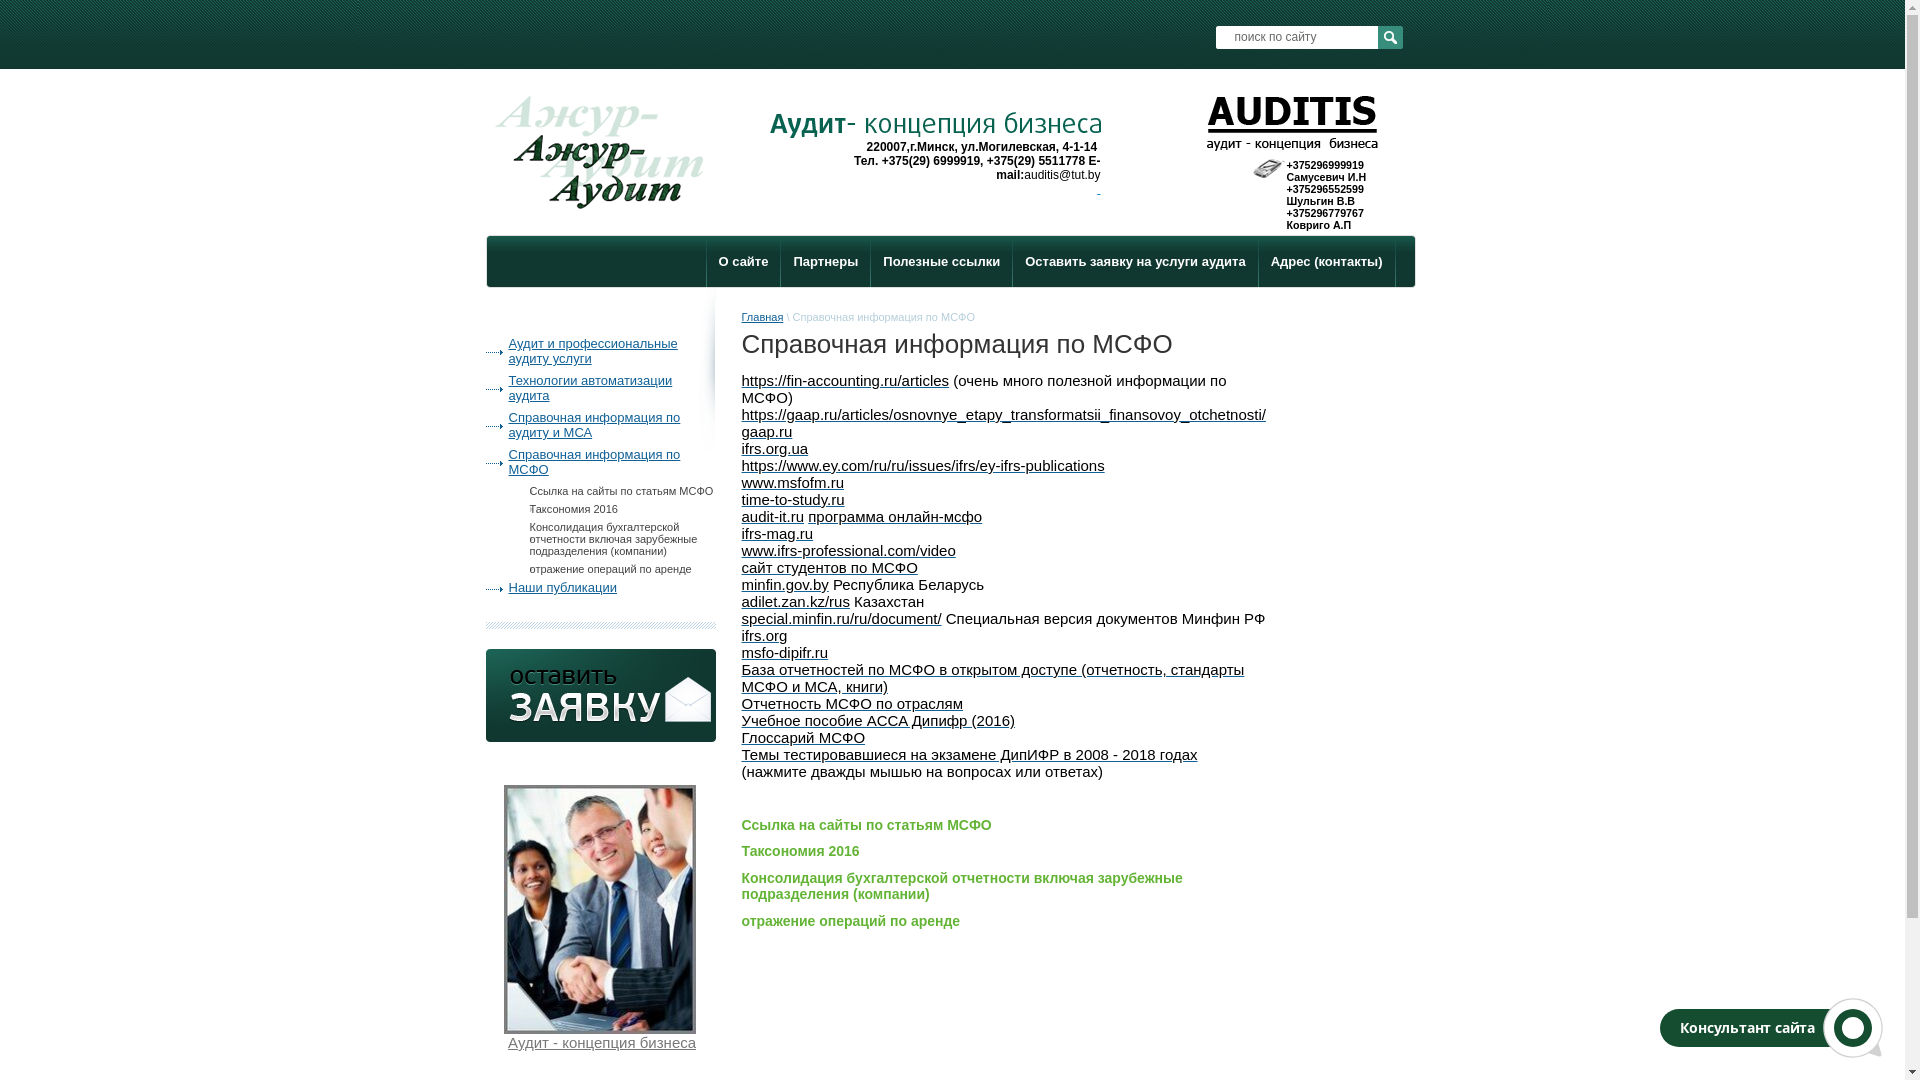  What do you see at coordinates (845, 380) in the screenshot?
I see `'https://fin-accounting.ru/articles'` at bounding box center [845, 380].